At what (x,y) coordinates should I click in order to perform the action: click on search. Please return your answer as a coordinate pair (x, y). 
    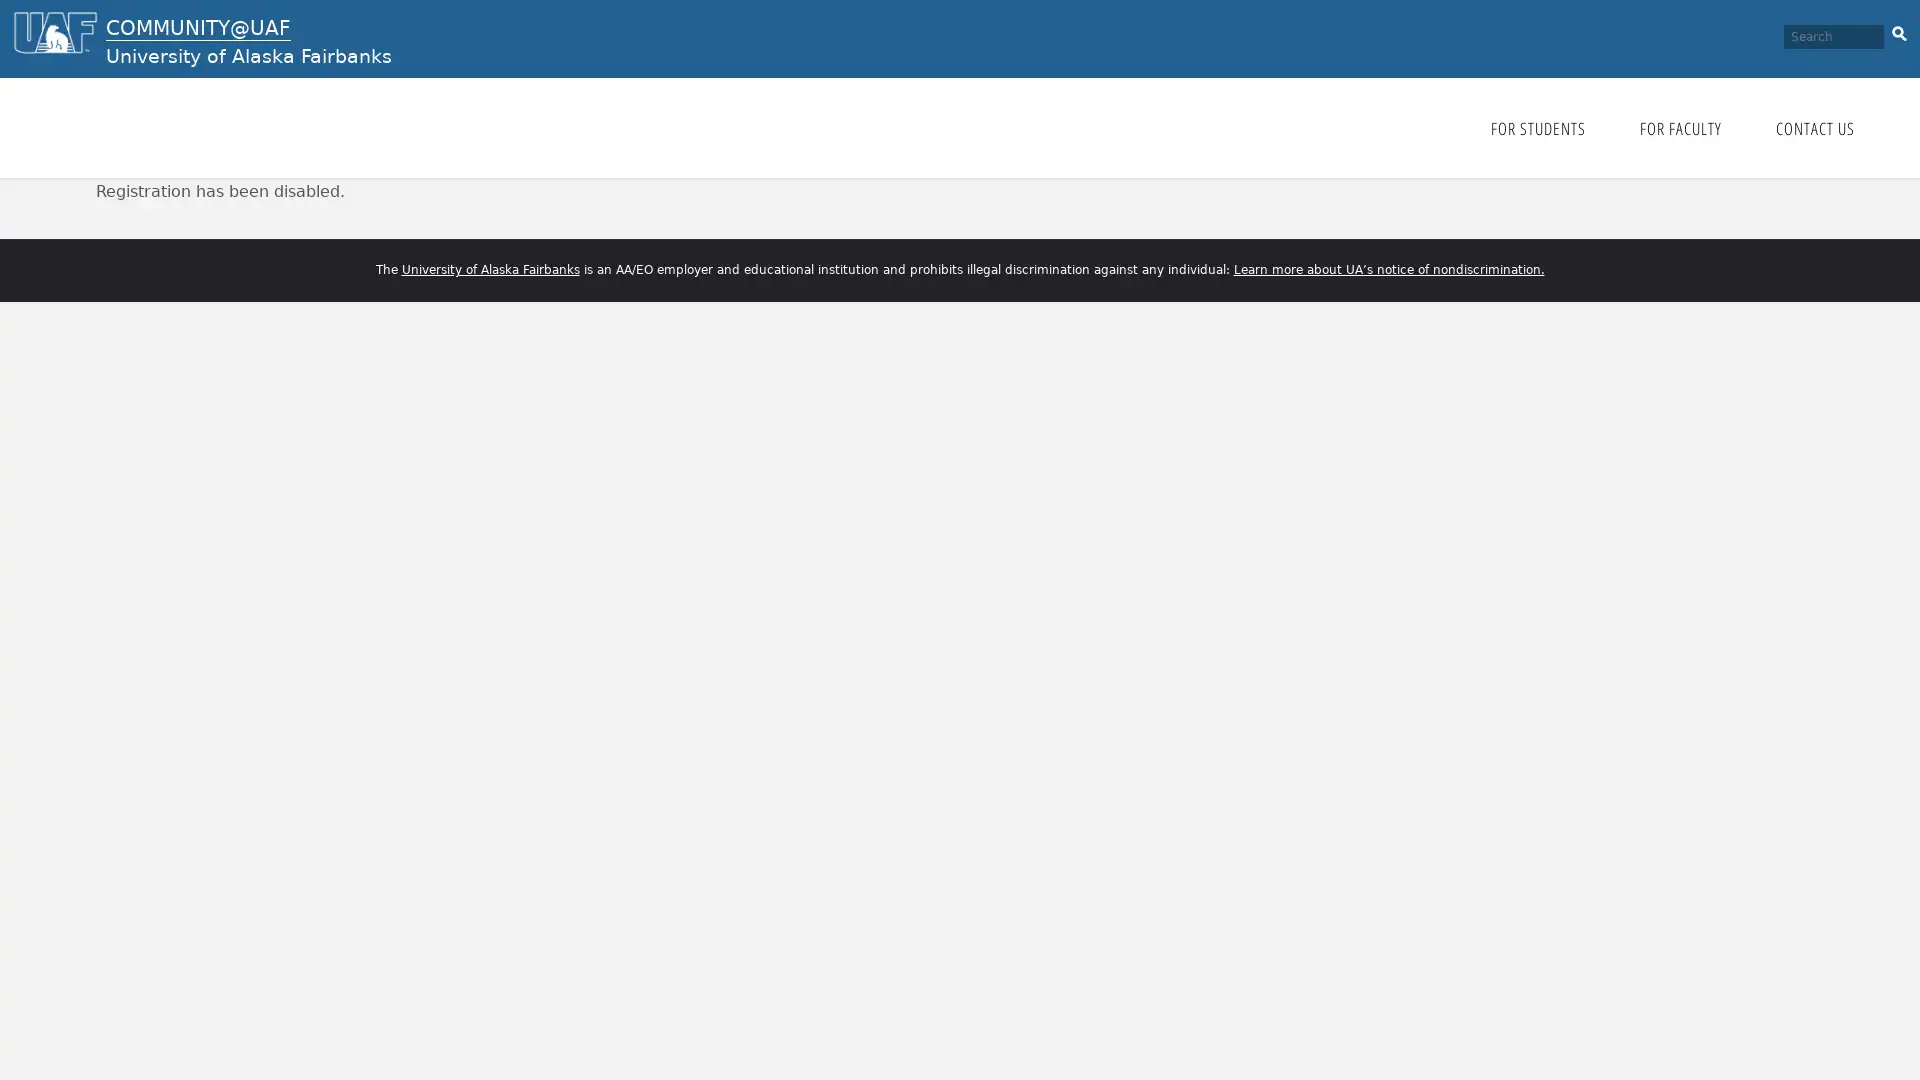
    Looking at the image, I should click on (1898, 30).